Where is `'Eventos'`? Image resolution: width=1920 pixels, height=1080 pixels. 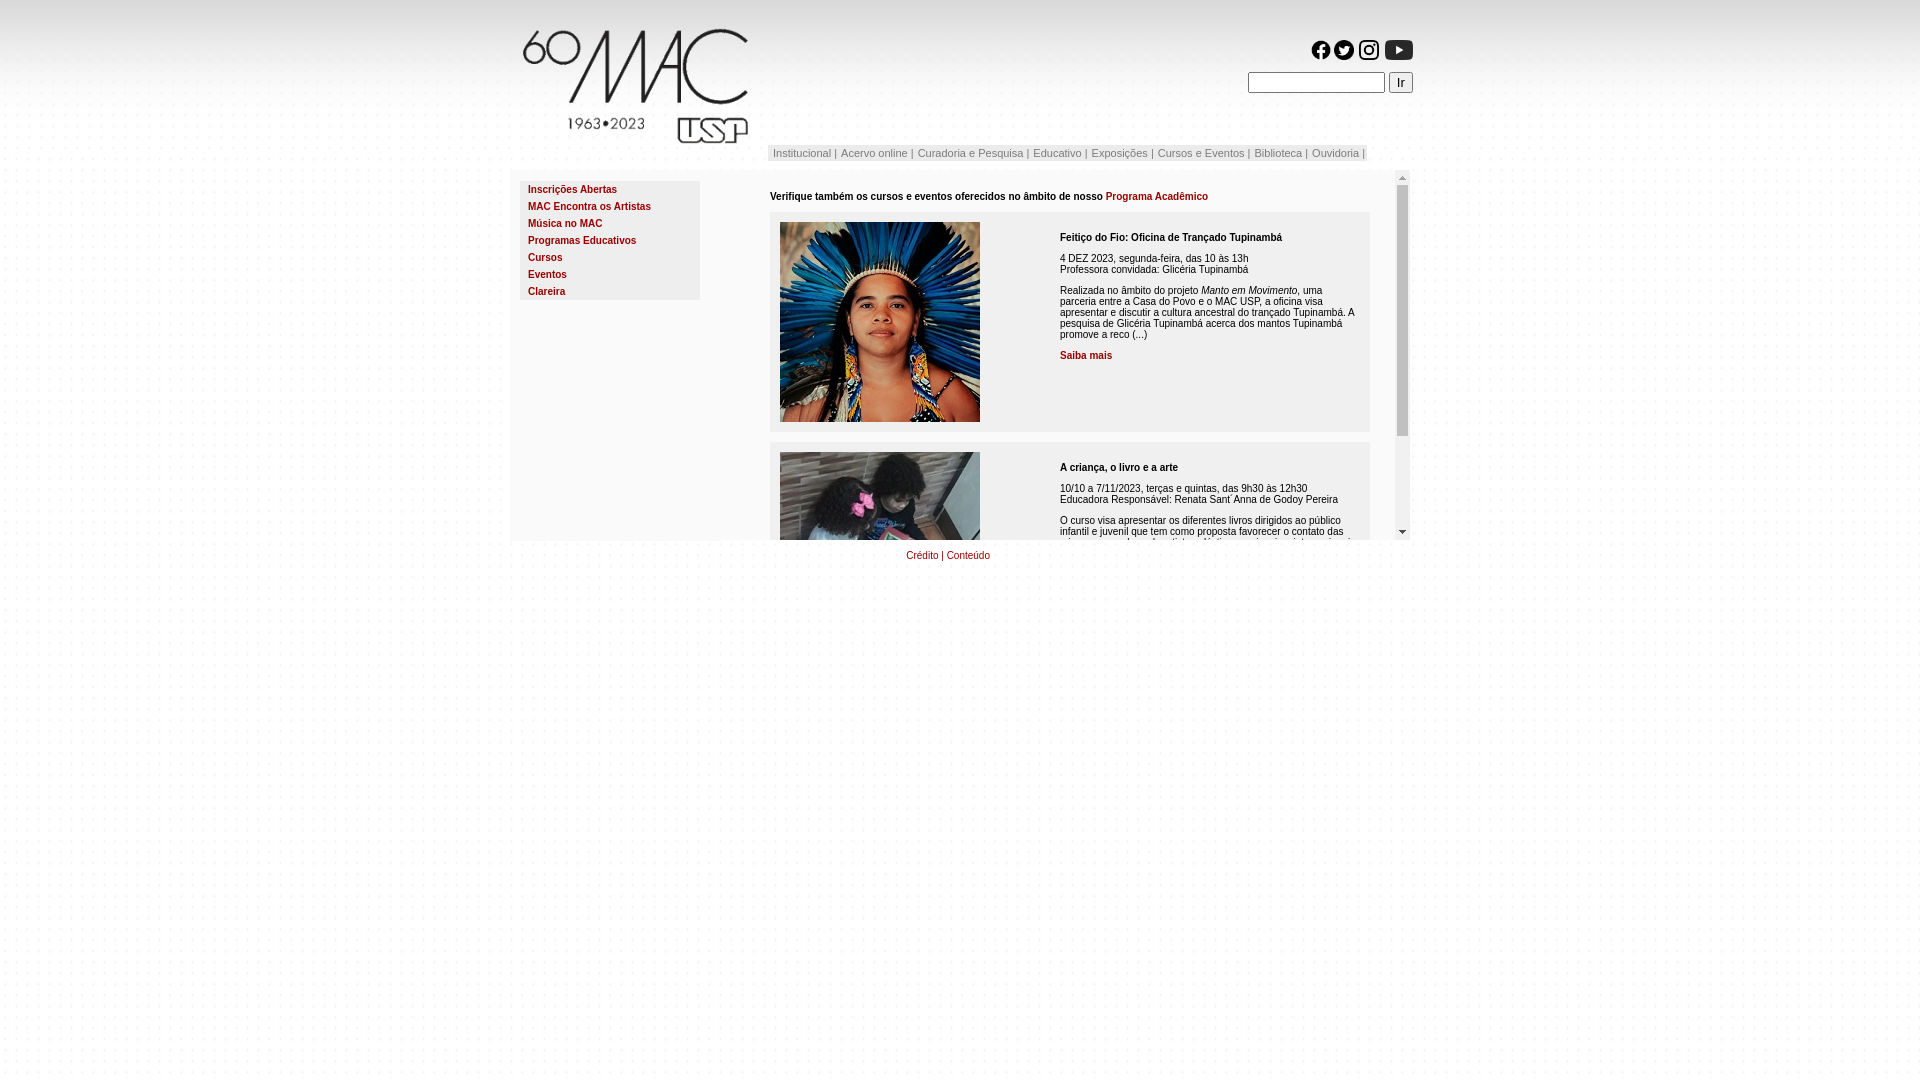 'Eventos' is located at coordinates (608, 274).